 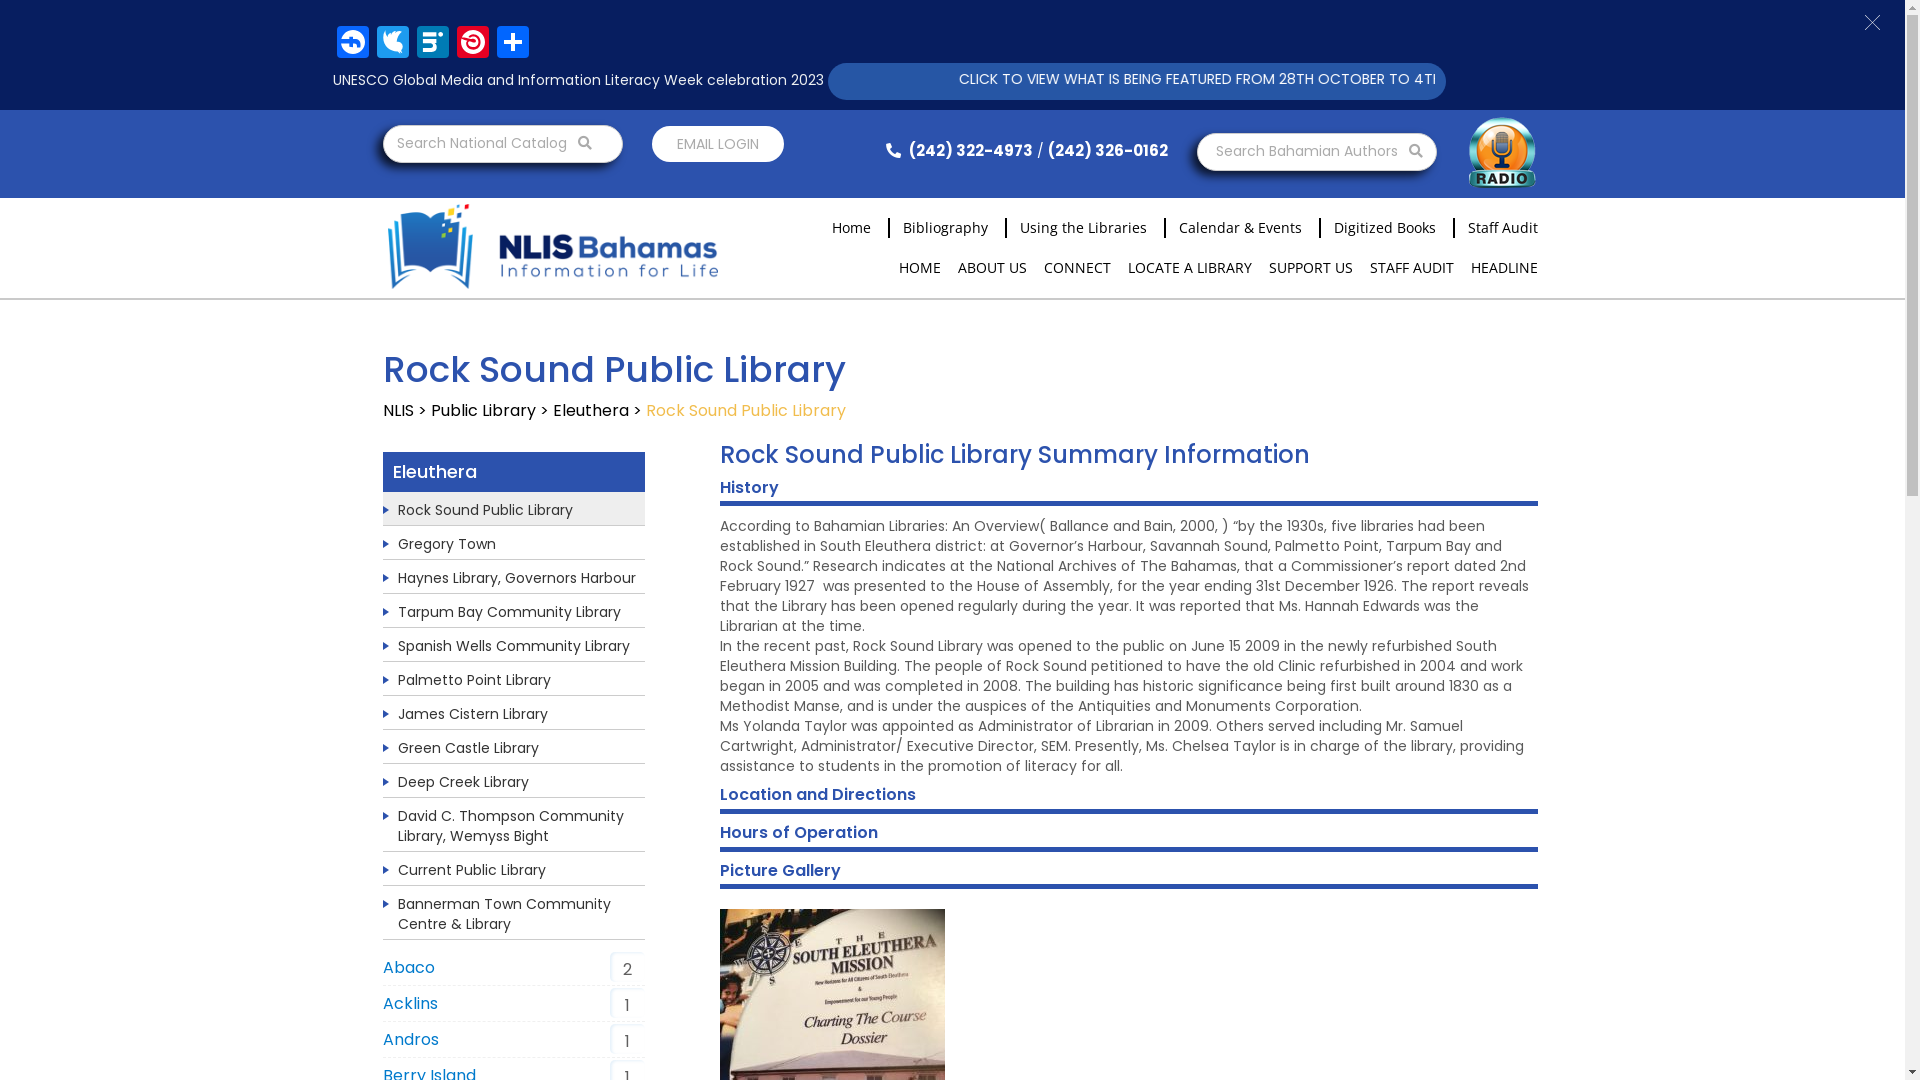 What do you see at coordinates (917, 266) in the screenshot?
I see `'HOME'` at bounding box center [917, 266].